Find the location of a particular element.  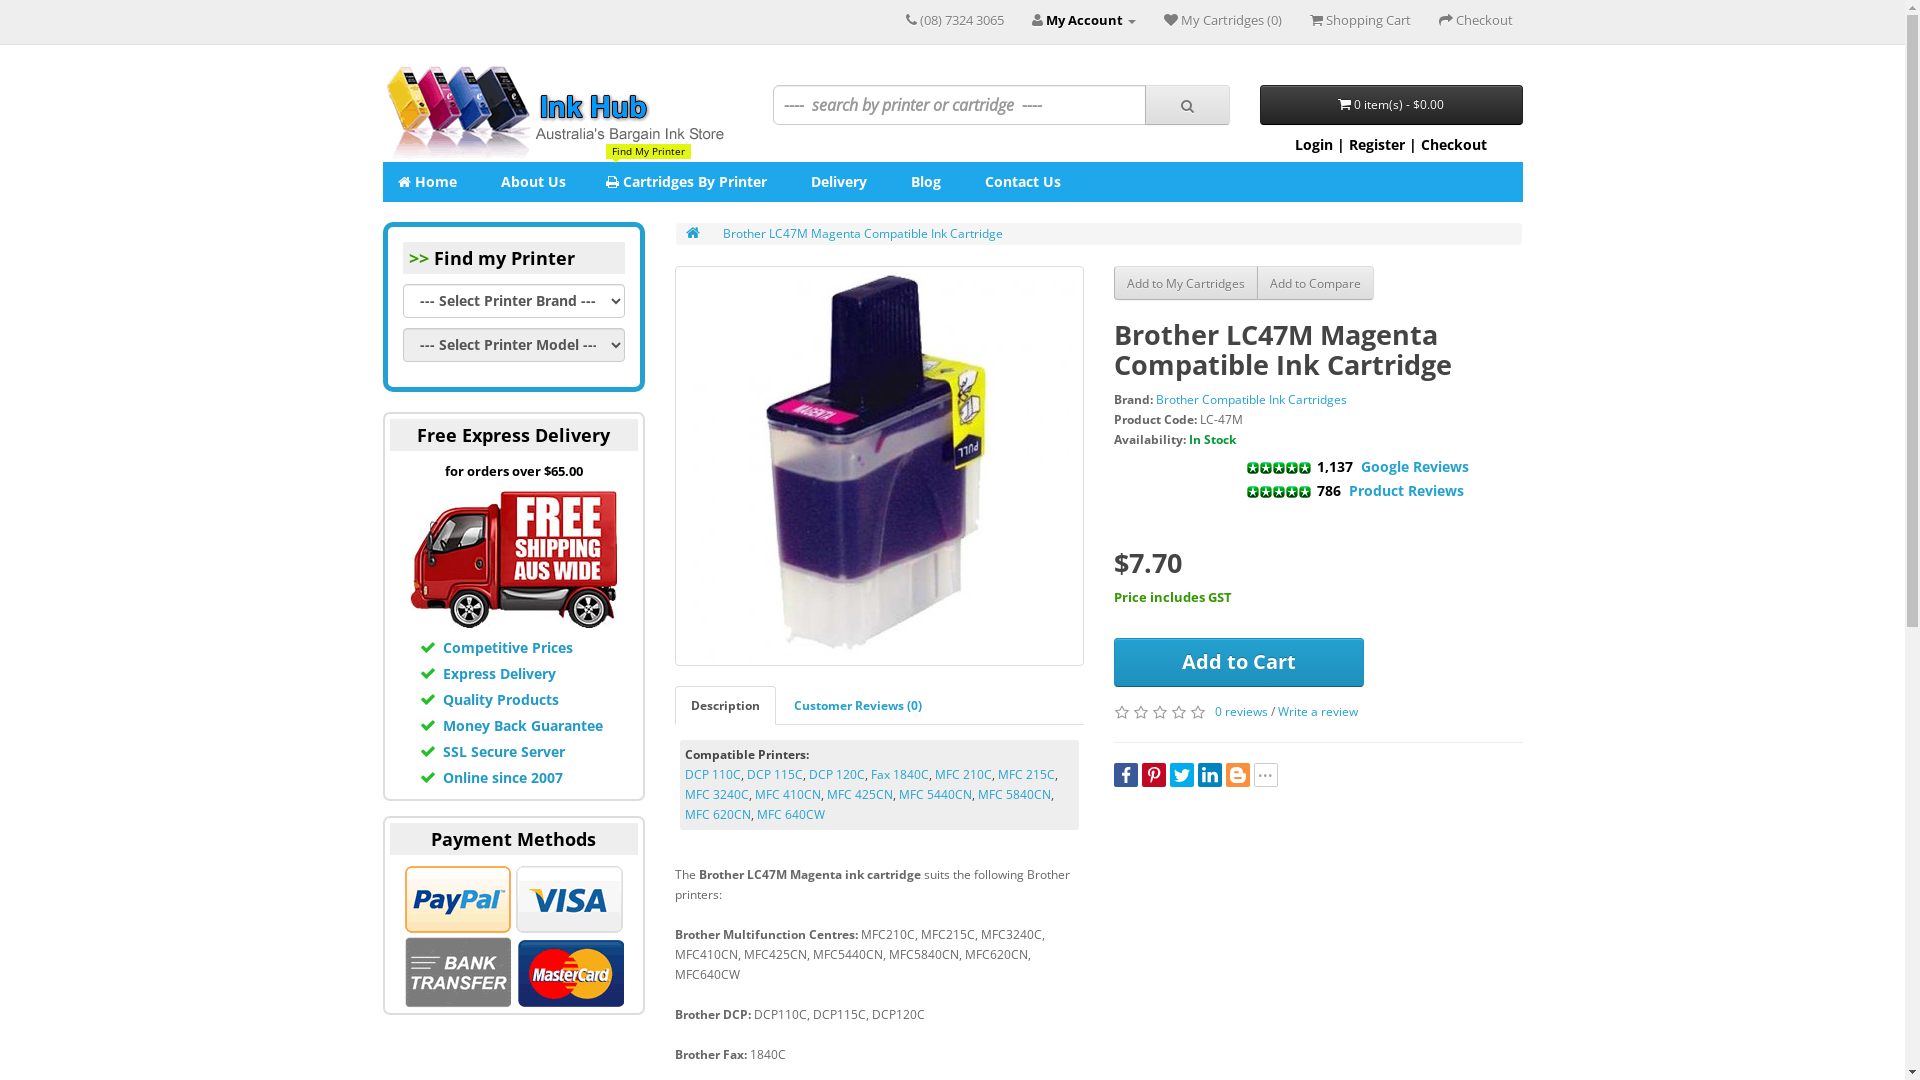

'Brother LC47M Magenta Compatible Ink Cartridge' is located at coordinates (878, 466).